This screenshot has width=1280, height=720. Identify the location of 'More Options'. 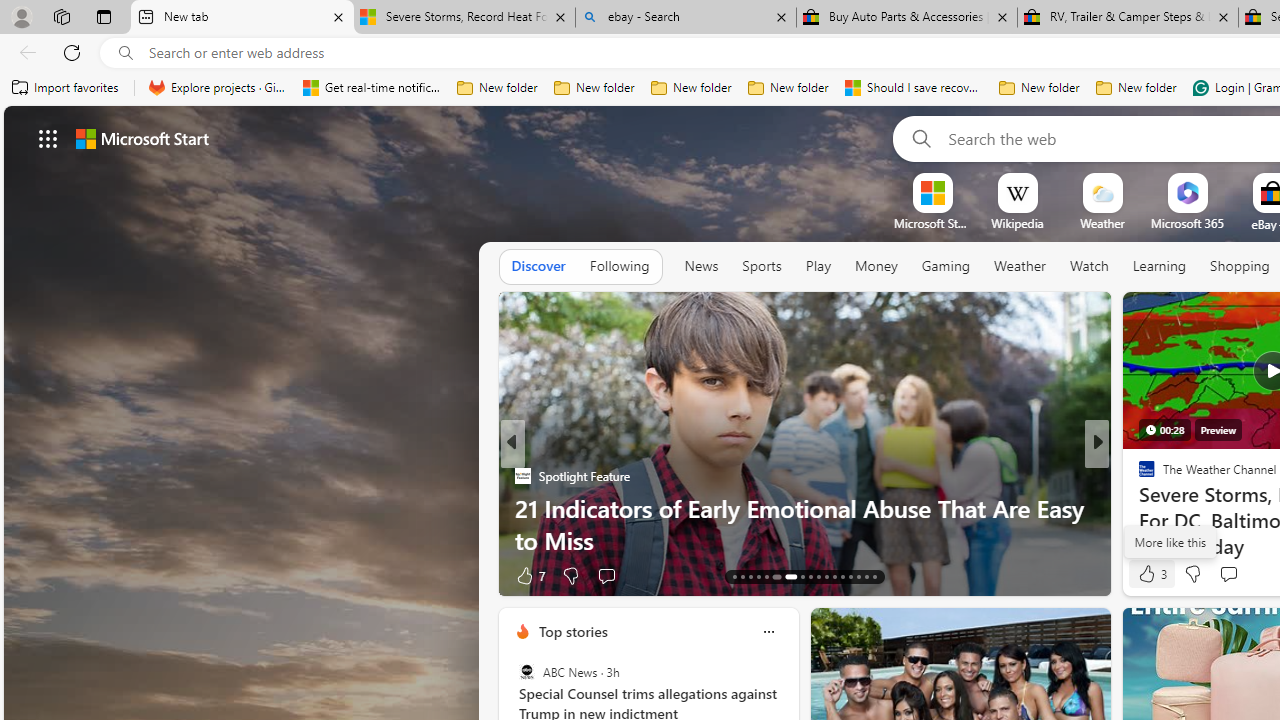
(1218, 180).